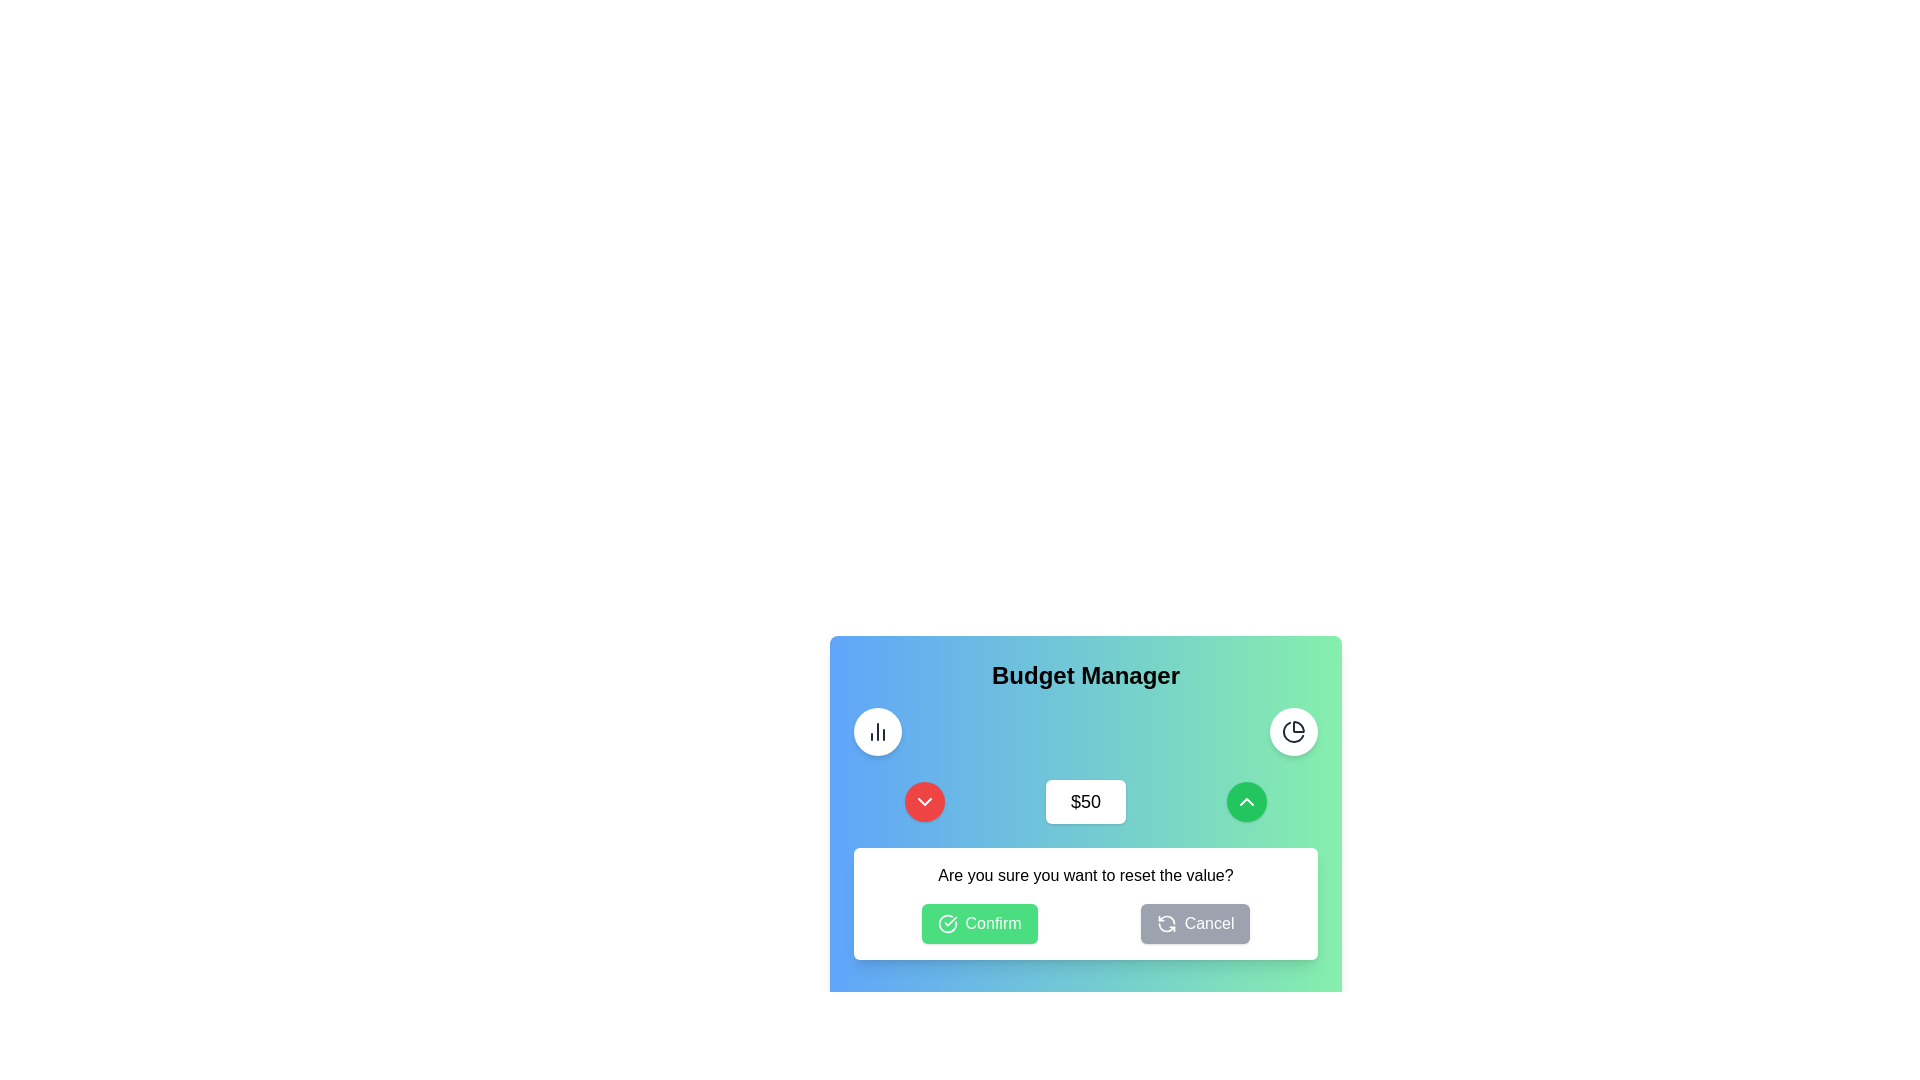  I want to click on the circular button located at the lower left of the main interface, so click(923, 801).